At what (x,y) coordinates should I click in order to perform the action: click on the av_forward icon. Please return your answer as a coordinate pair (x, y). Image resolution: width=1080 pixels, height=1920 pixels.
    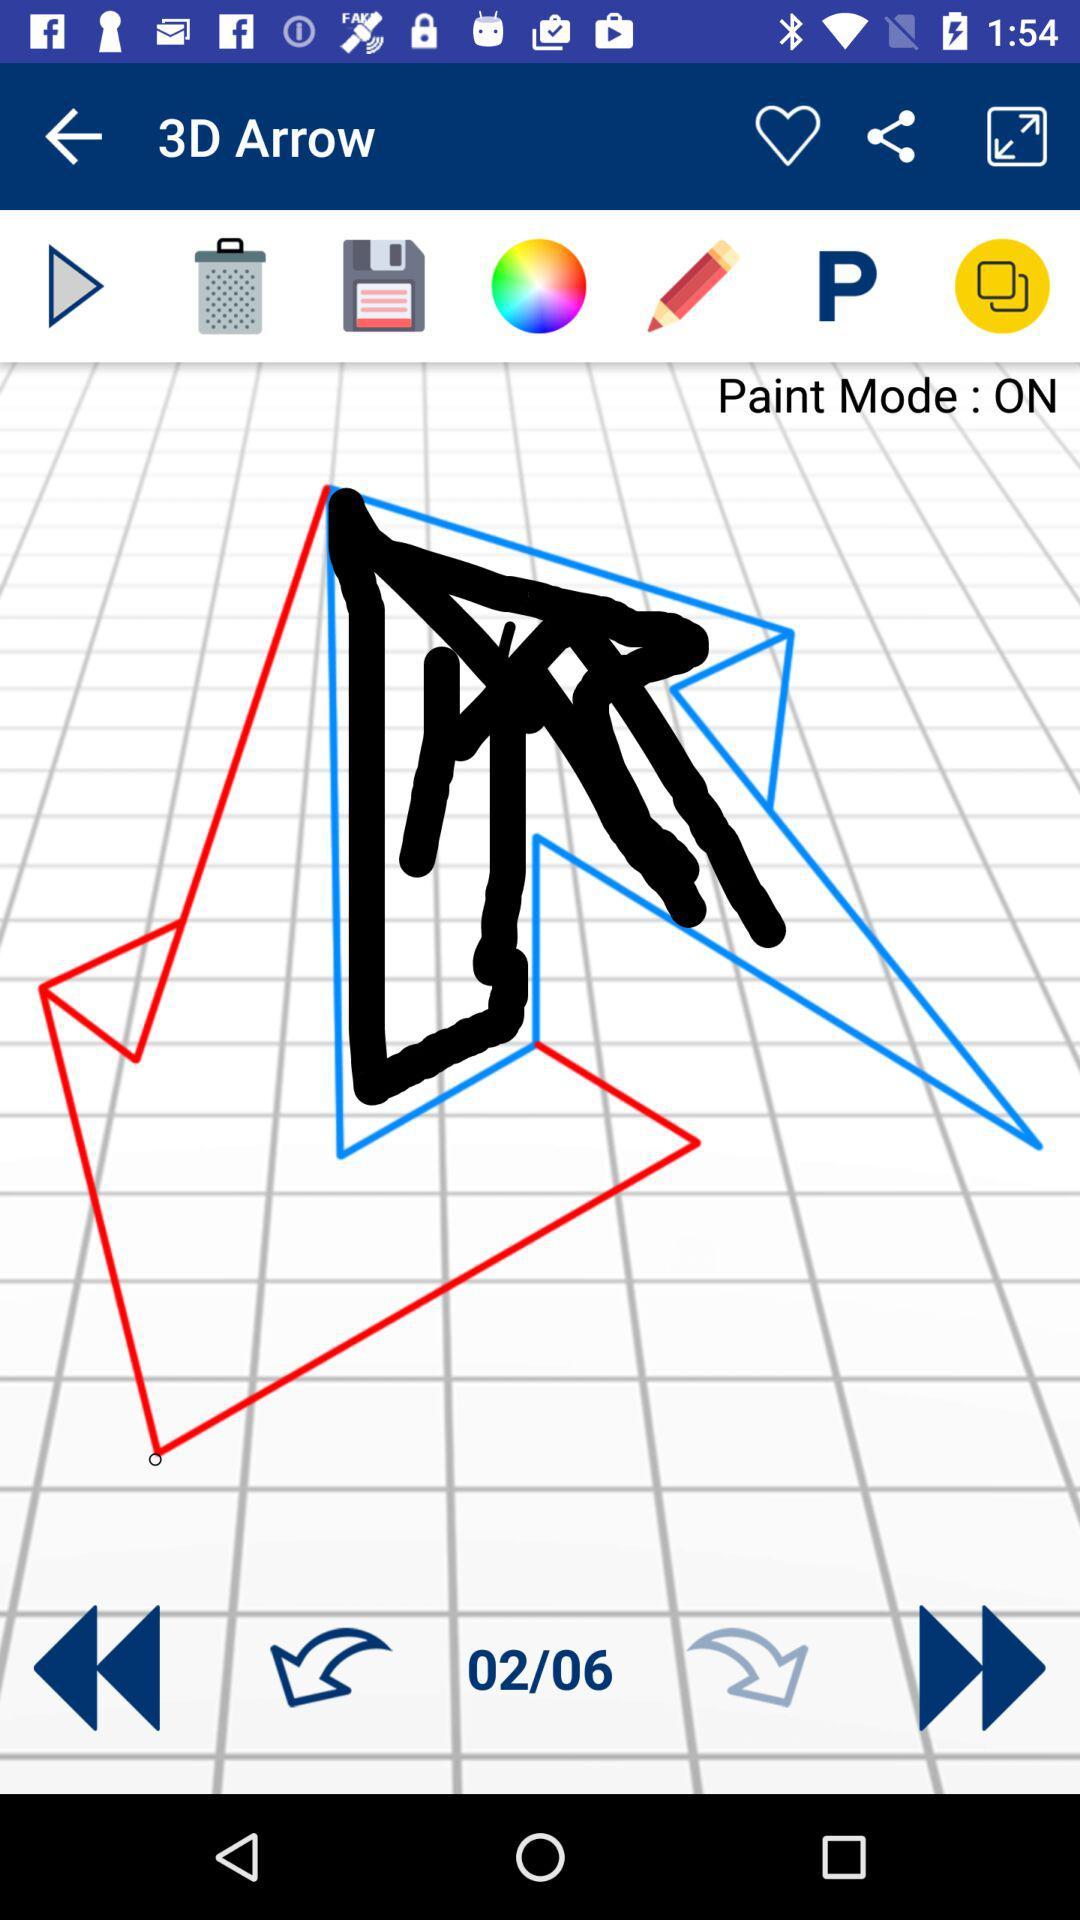
    Looking at the image, I should click on (981, 1668).